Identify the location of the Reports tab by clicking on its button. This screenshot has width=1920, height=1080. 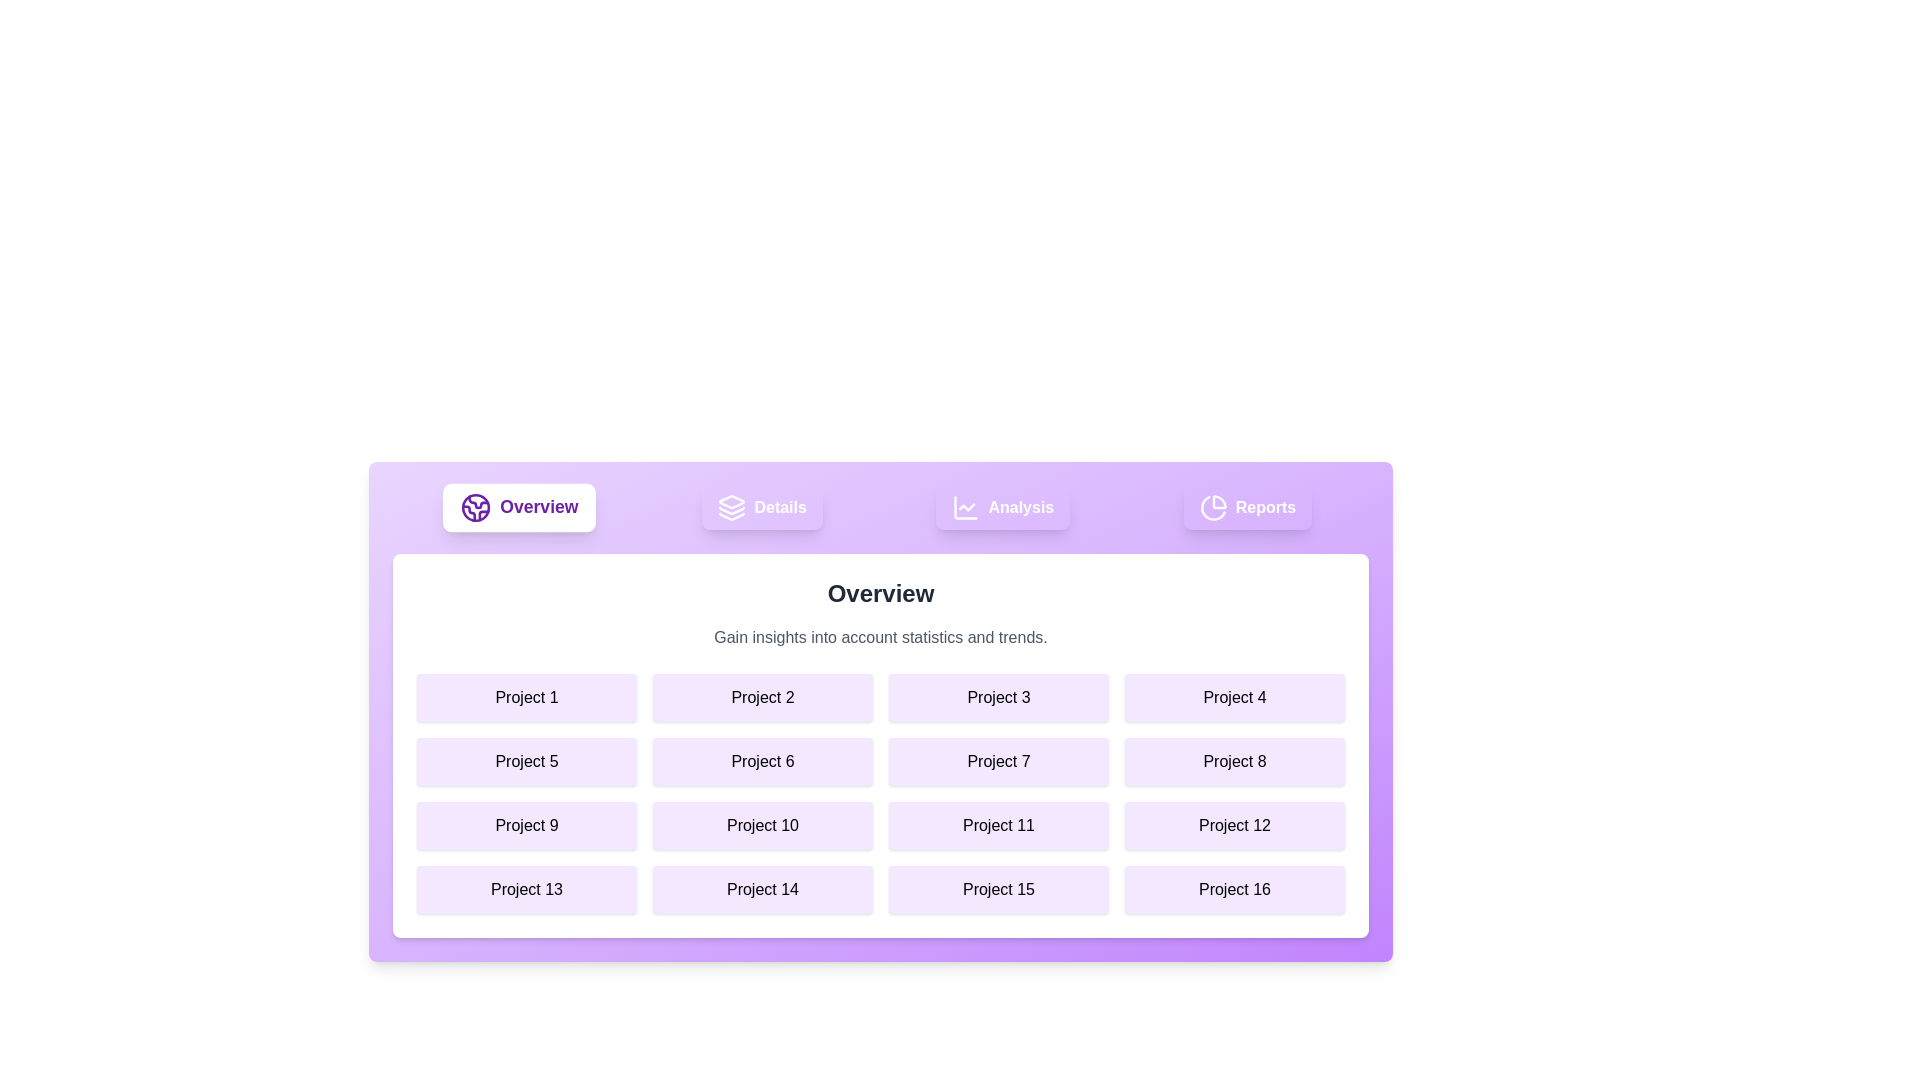
(1247, 507).